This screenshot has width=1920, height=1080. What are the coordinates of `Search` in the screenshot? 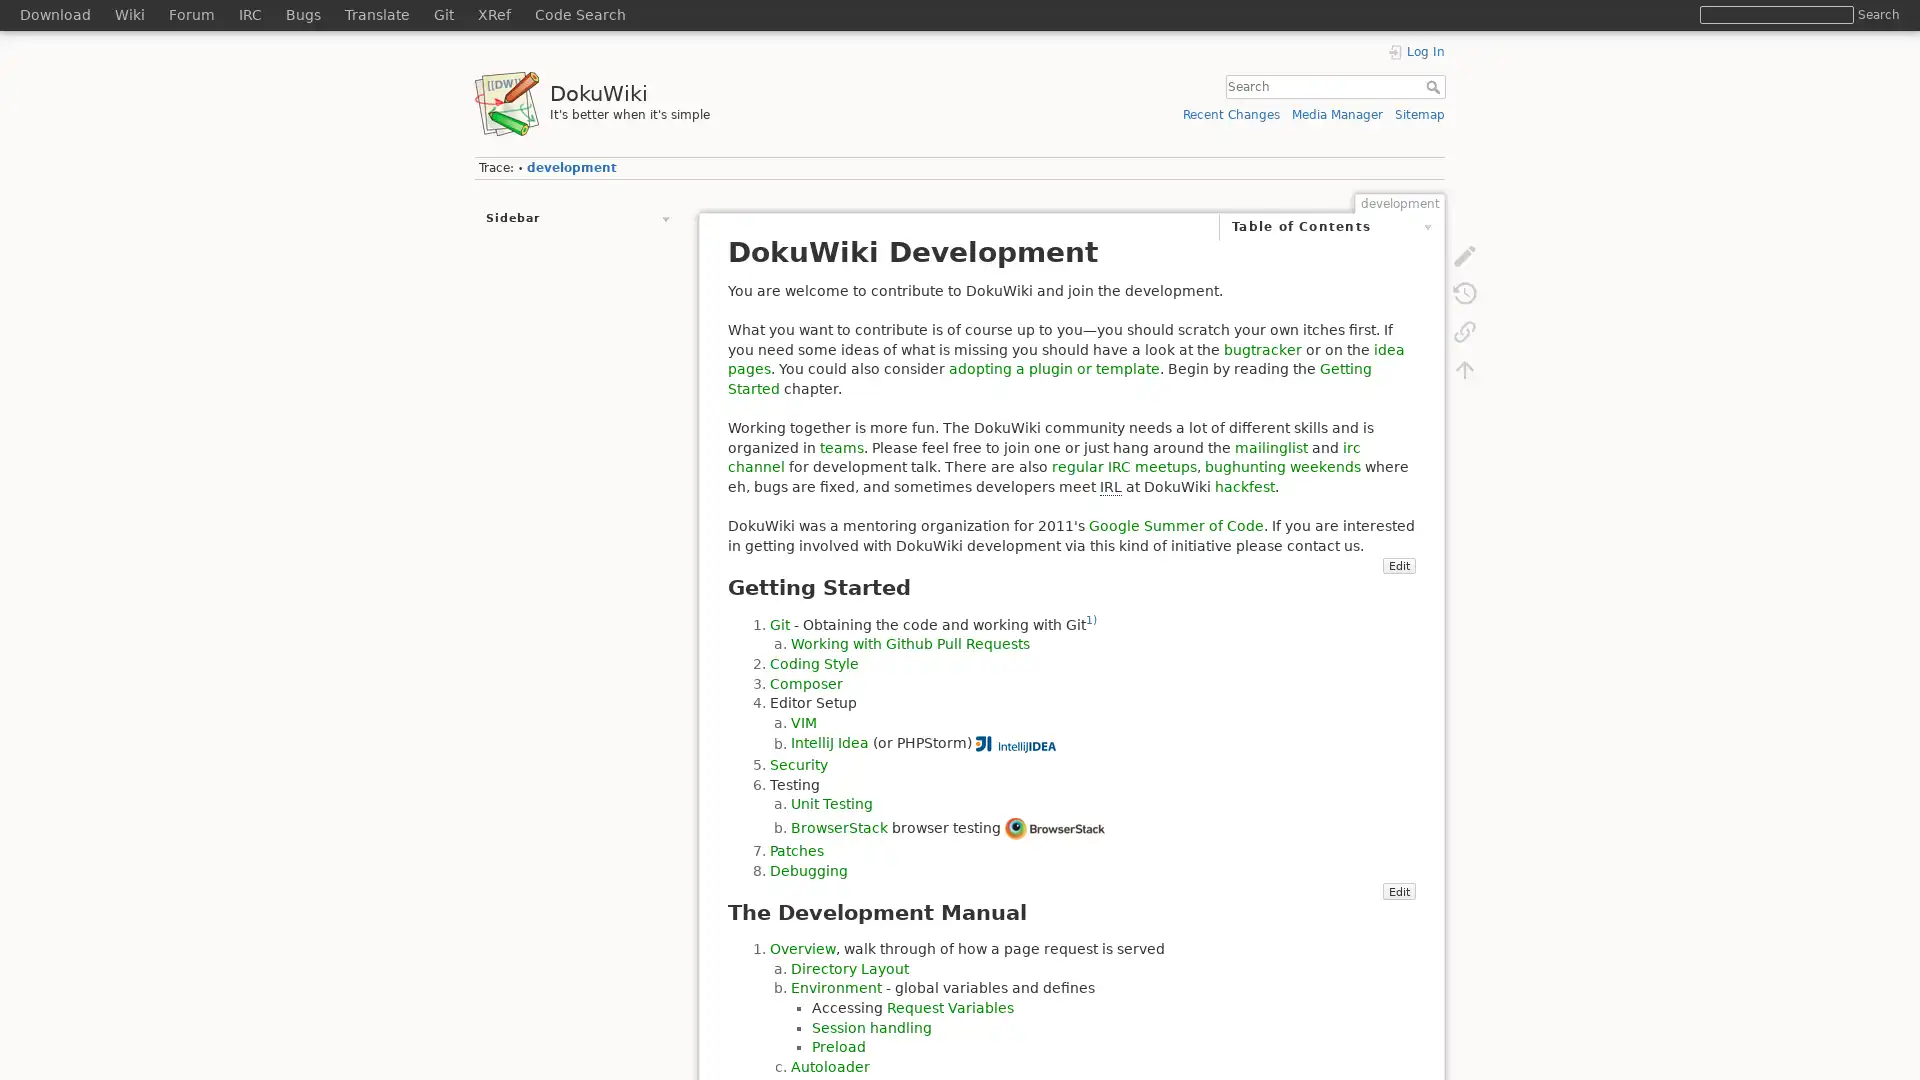 It's located at (1877, 14).